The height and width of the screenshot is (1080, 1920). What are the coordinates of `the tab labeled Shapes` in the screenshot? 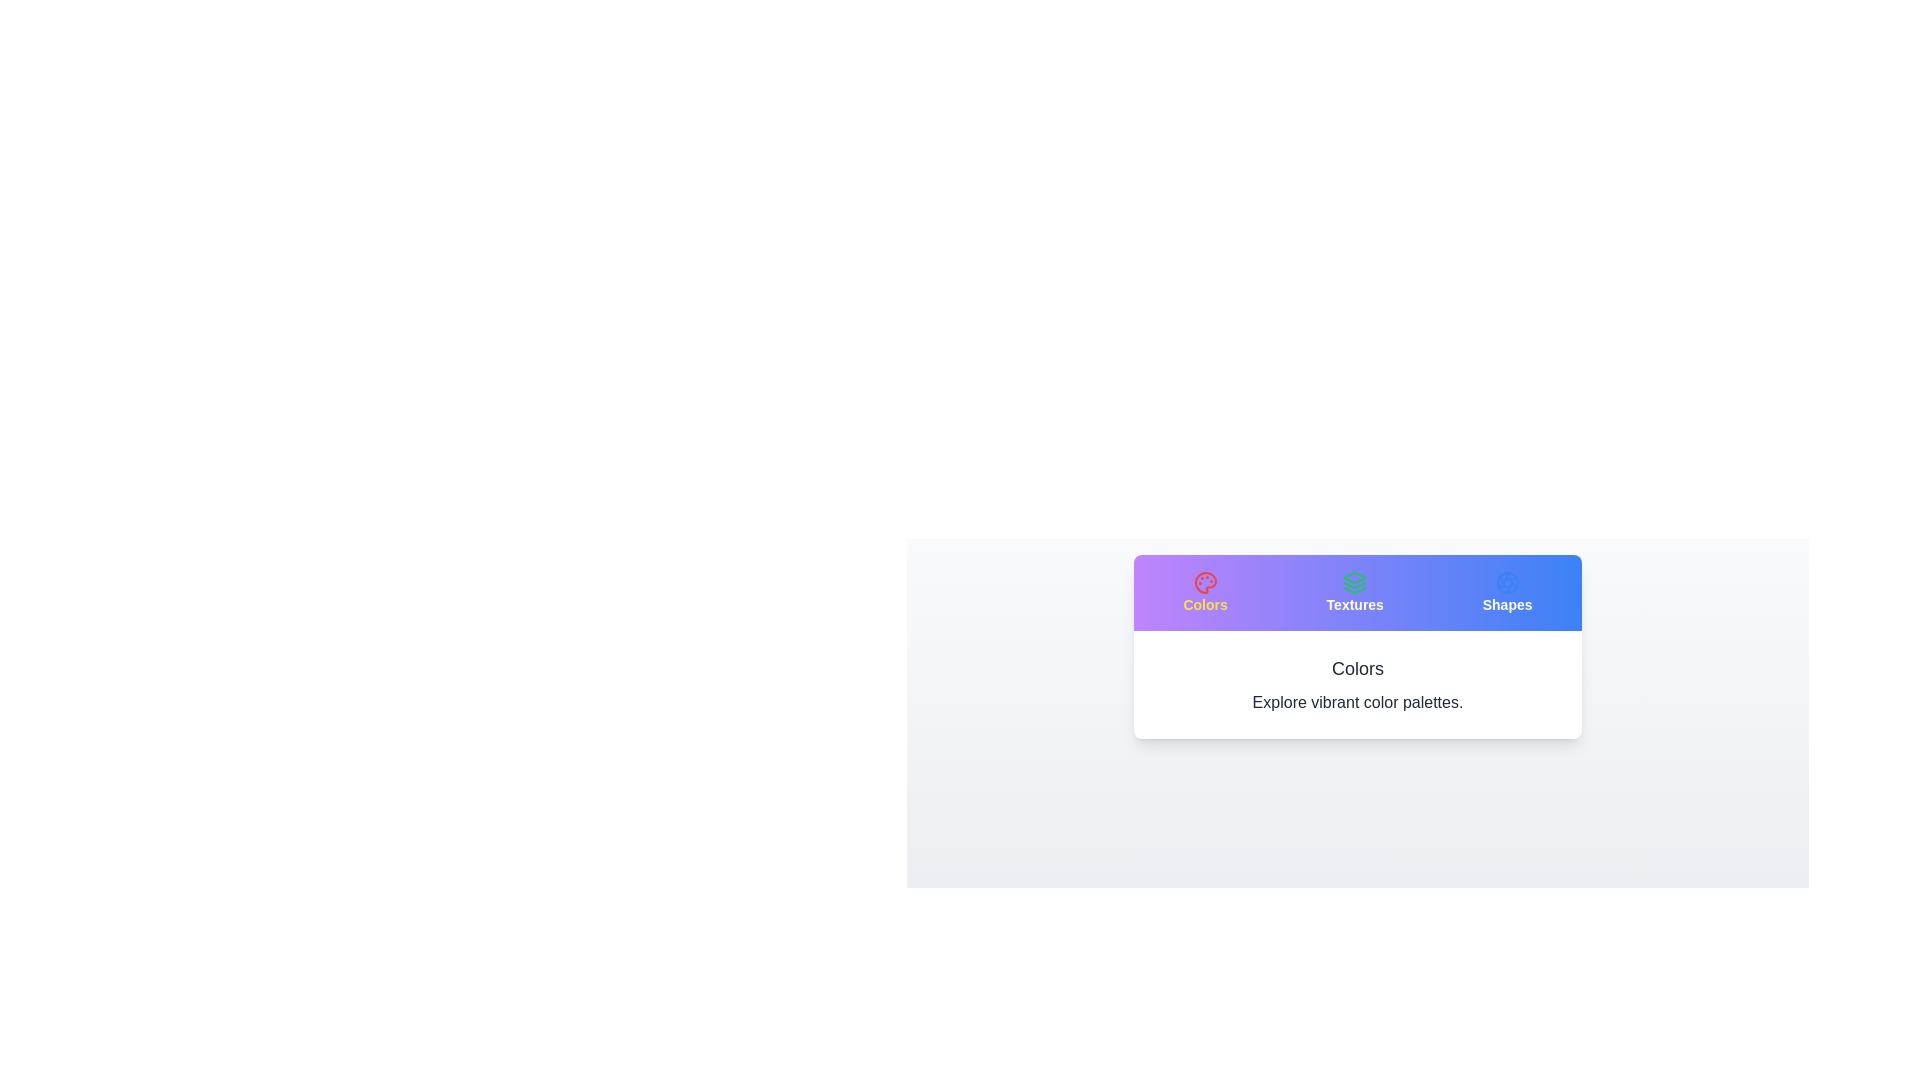 It's located at (1507, 592).